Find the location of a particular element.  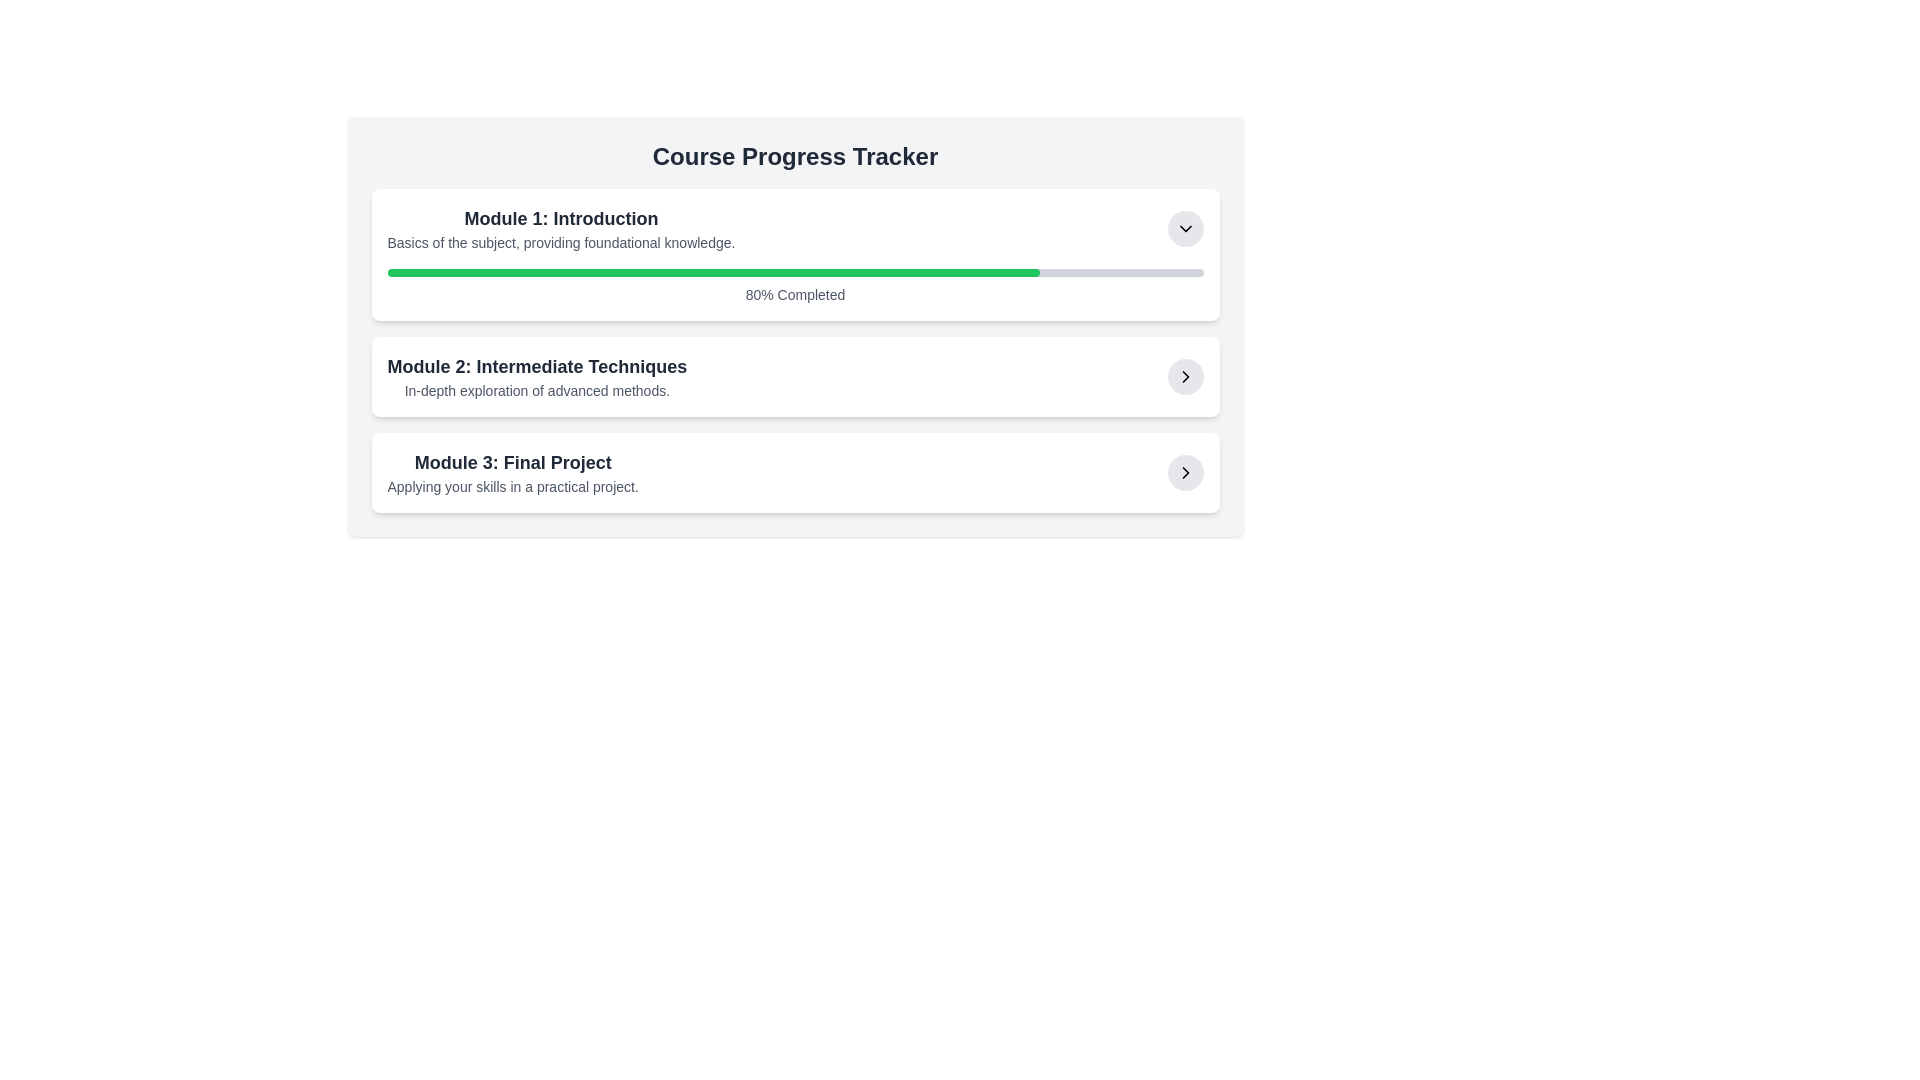

the text label that reads 'Applying your skills in a practical project.', which is styled in a small gray font and positioned below the heading 'Module 3: Final Project' is located at coordinates (513, 486).